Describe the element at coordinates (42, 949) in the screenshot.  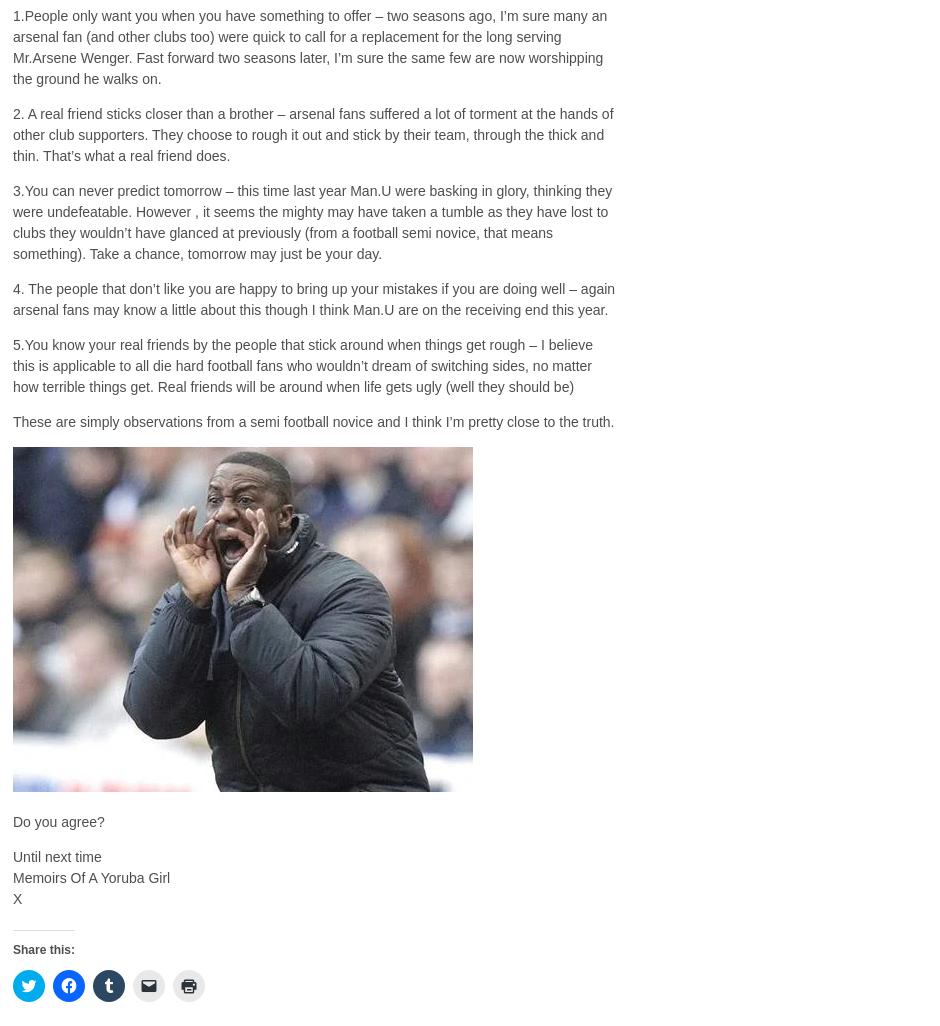
I see `'Share this:'` at that location.